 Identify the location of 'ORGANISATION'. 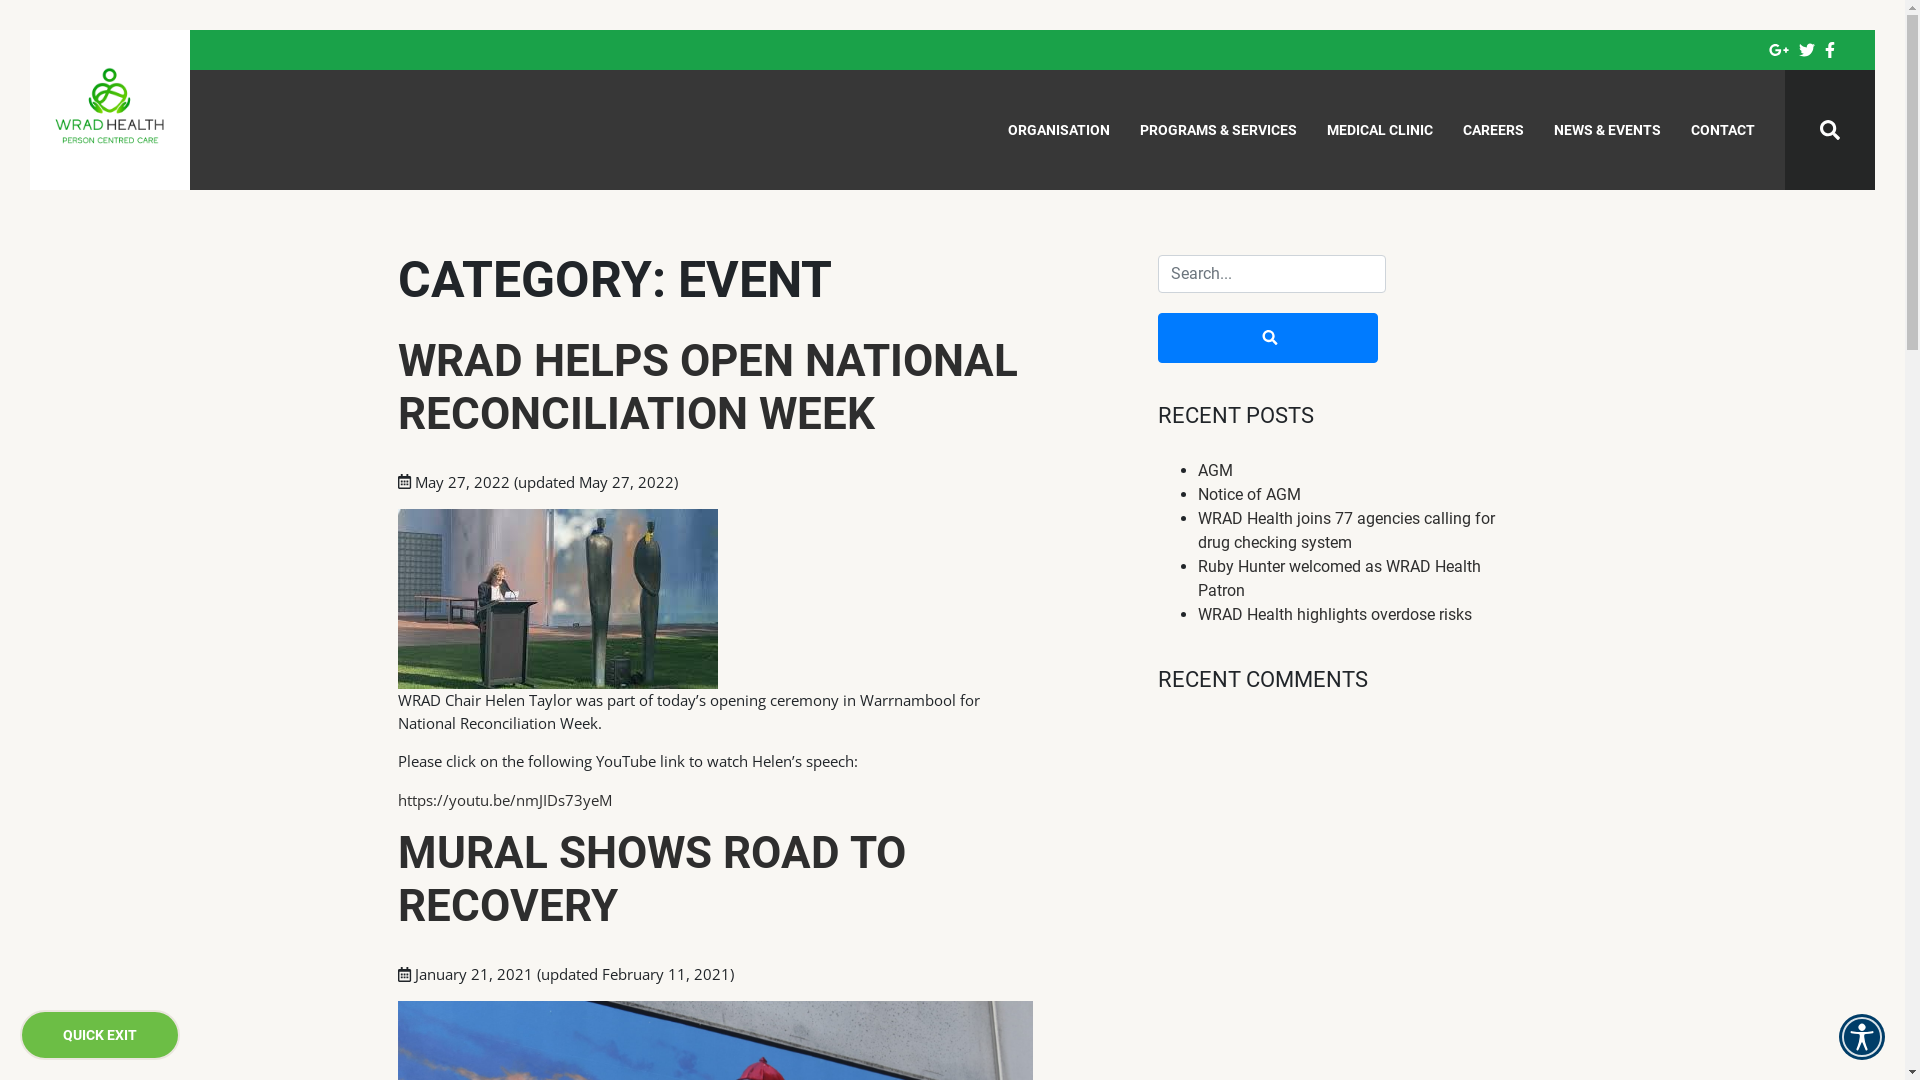
(1058, 130).